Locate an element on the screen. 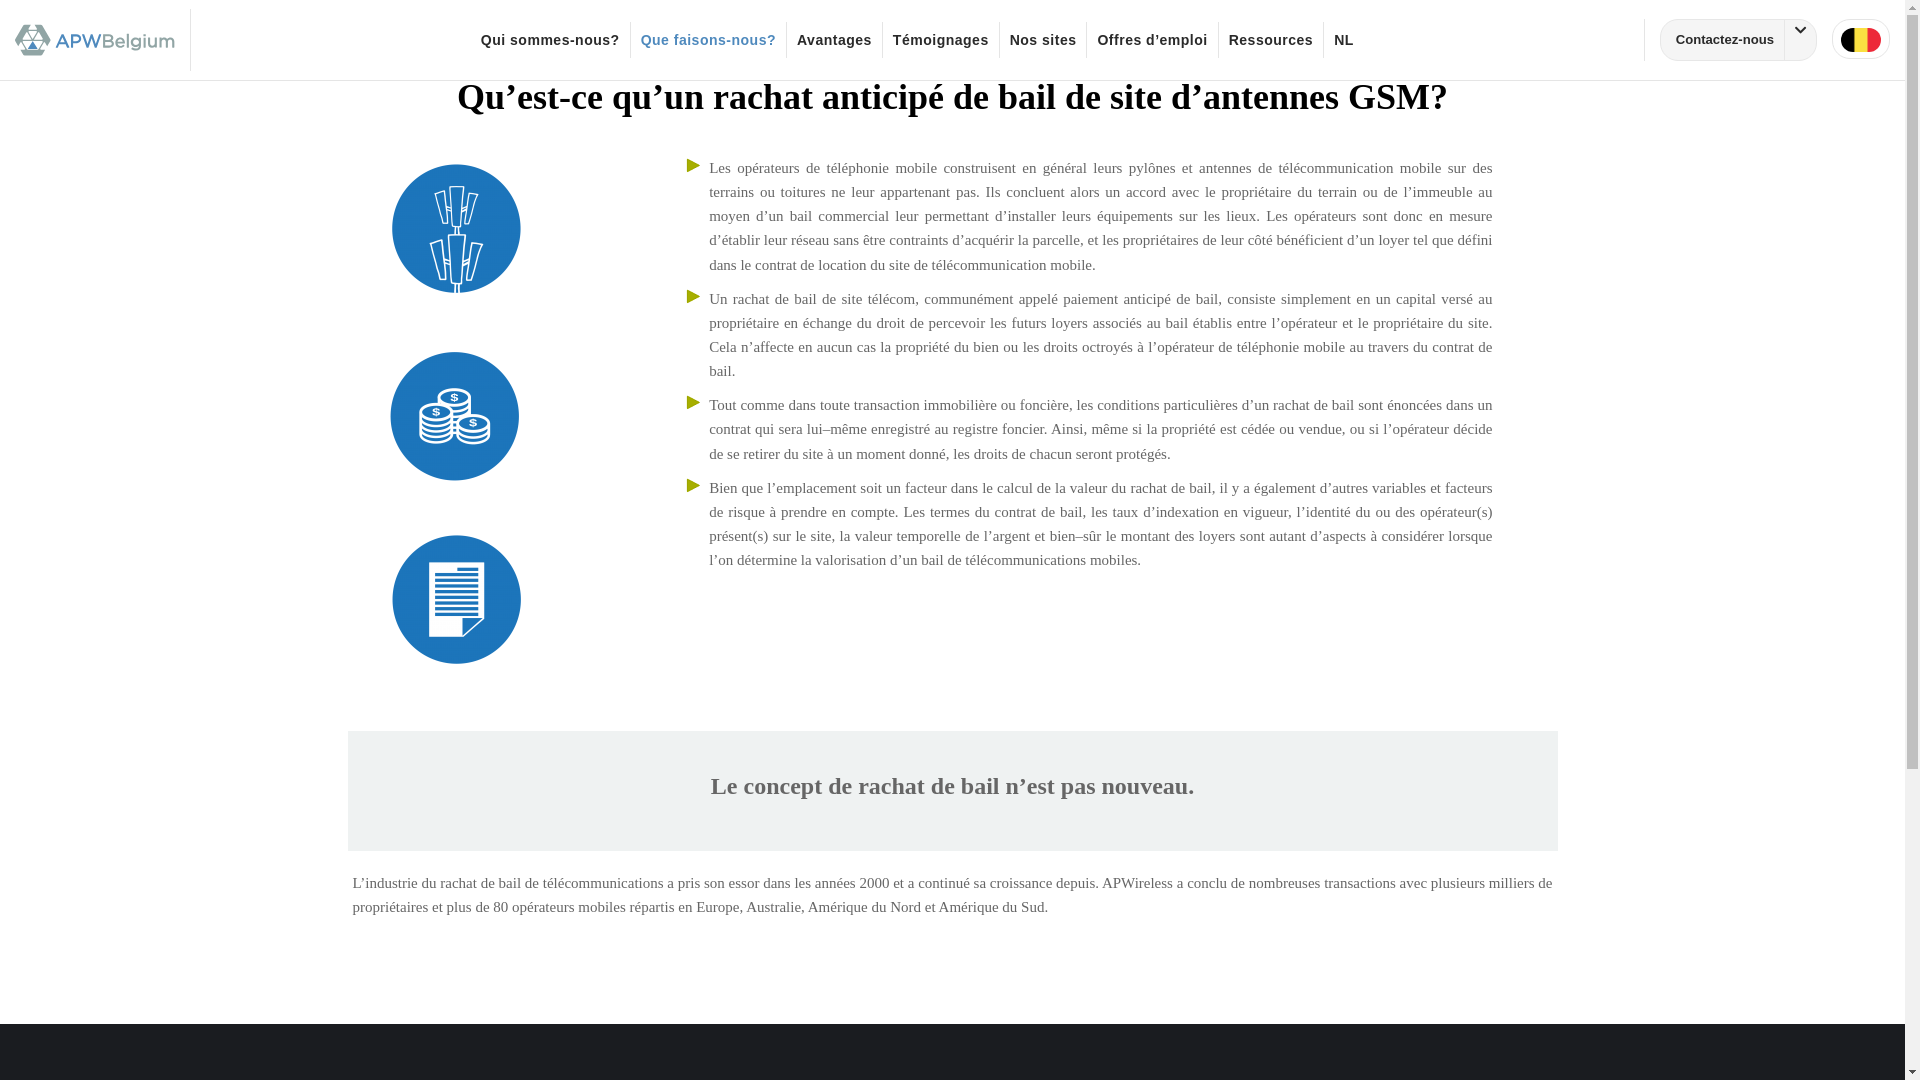 The width and height of the screenshot is (1920, 1080). 'img2' is located at coordinates (455, 415).